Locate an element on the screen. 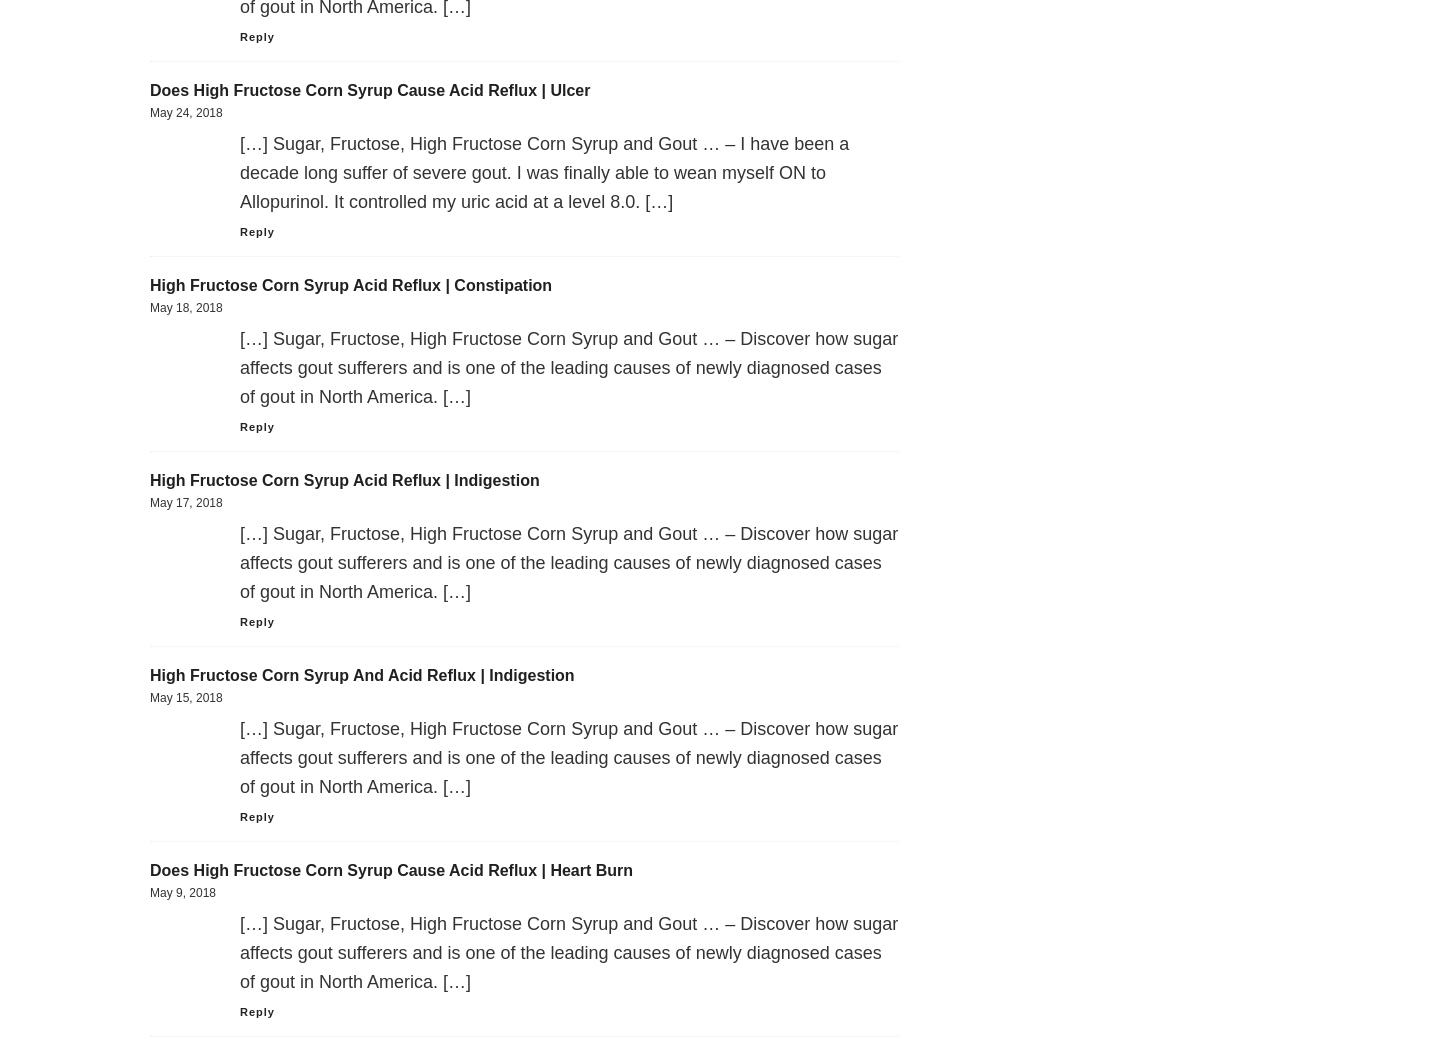 The width and height of the screenshot is (1440, 1055). 'High Fructose Corn Syrup Acid Reflux | Constipation' is located at coordinates (149, 285).